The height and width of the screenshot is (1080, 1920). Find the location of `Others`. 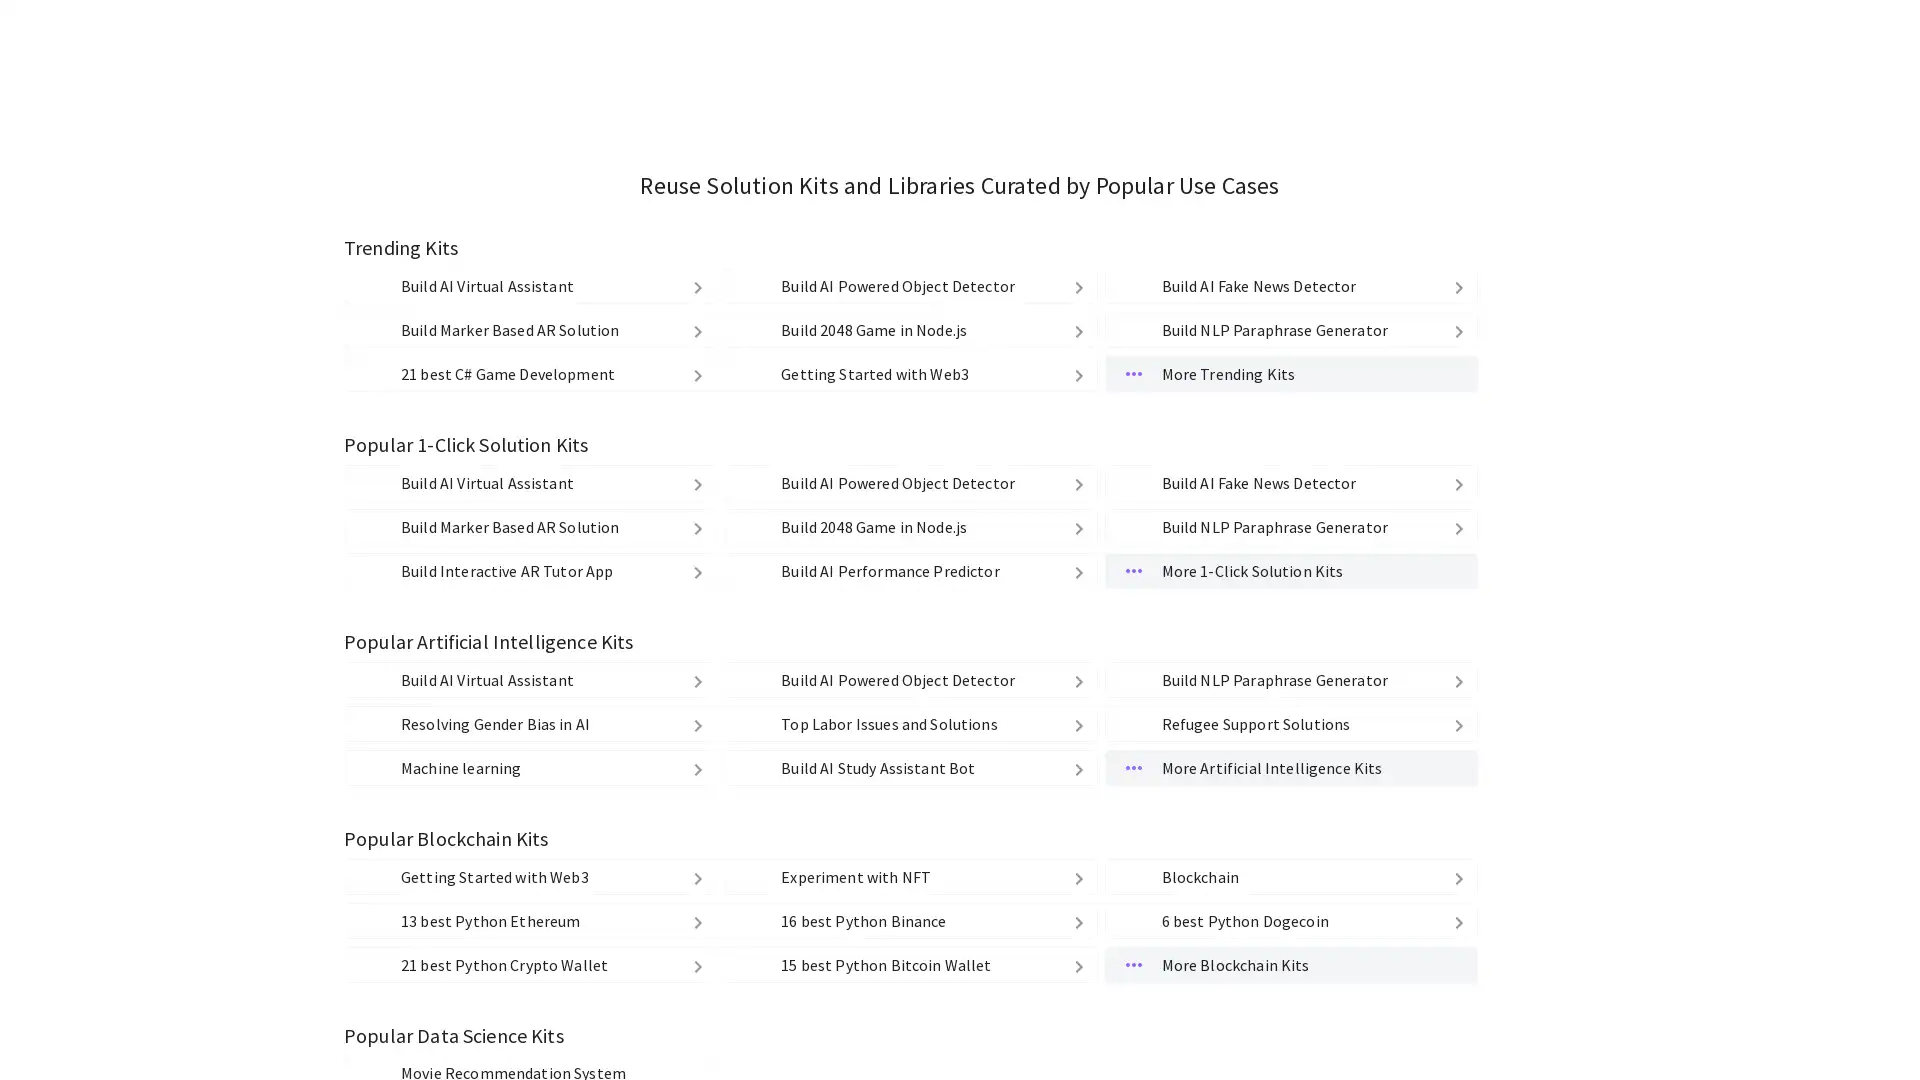

Others is located at coordinates (757, 589).